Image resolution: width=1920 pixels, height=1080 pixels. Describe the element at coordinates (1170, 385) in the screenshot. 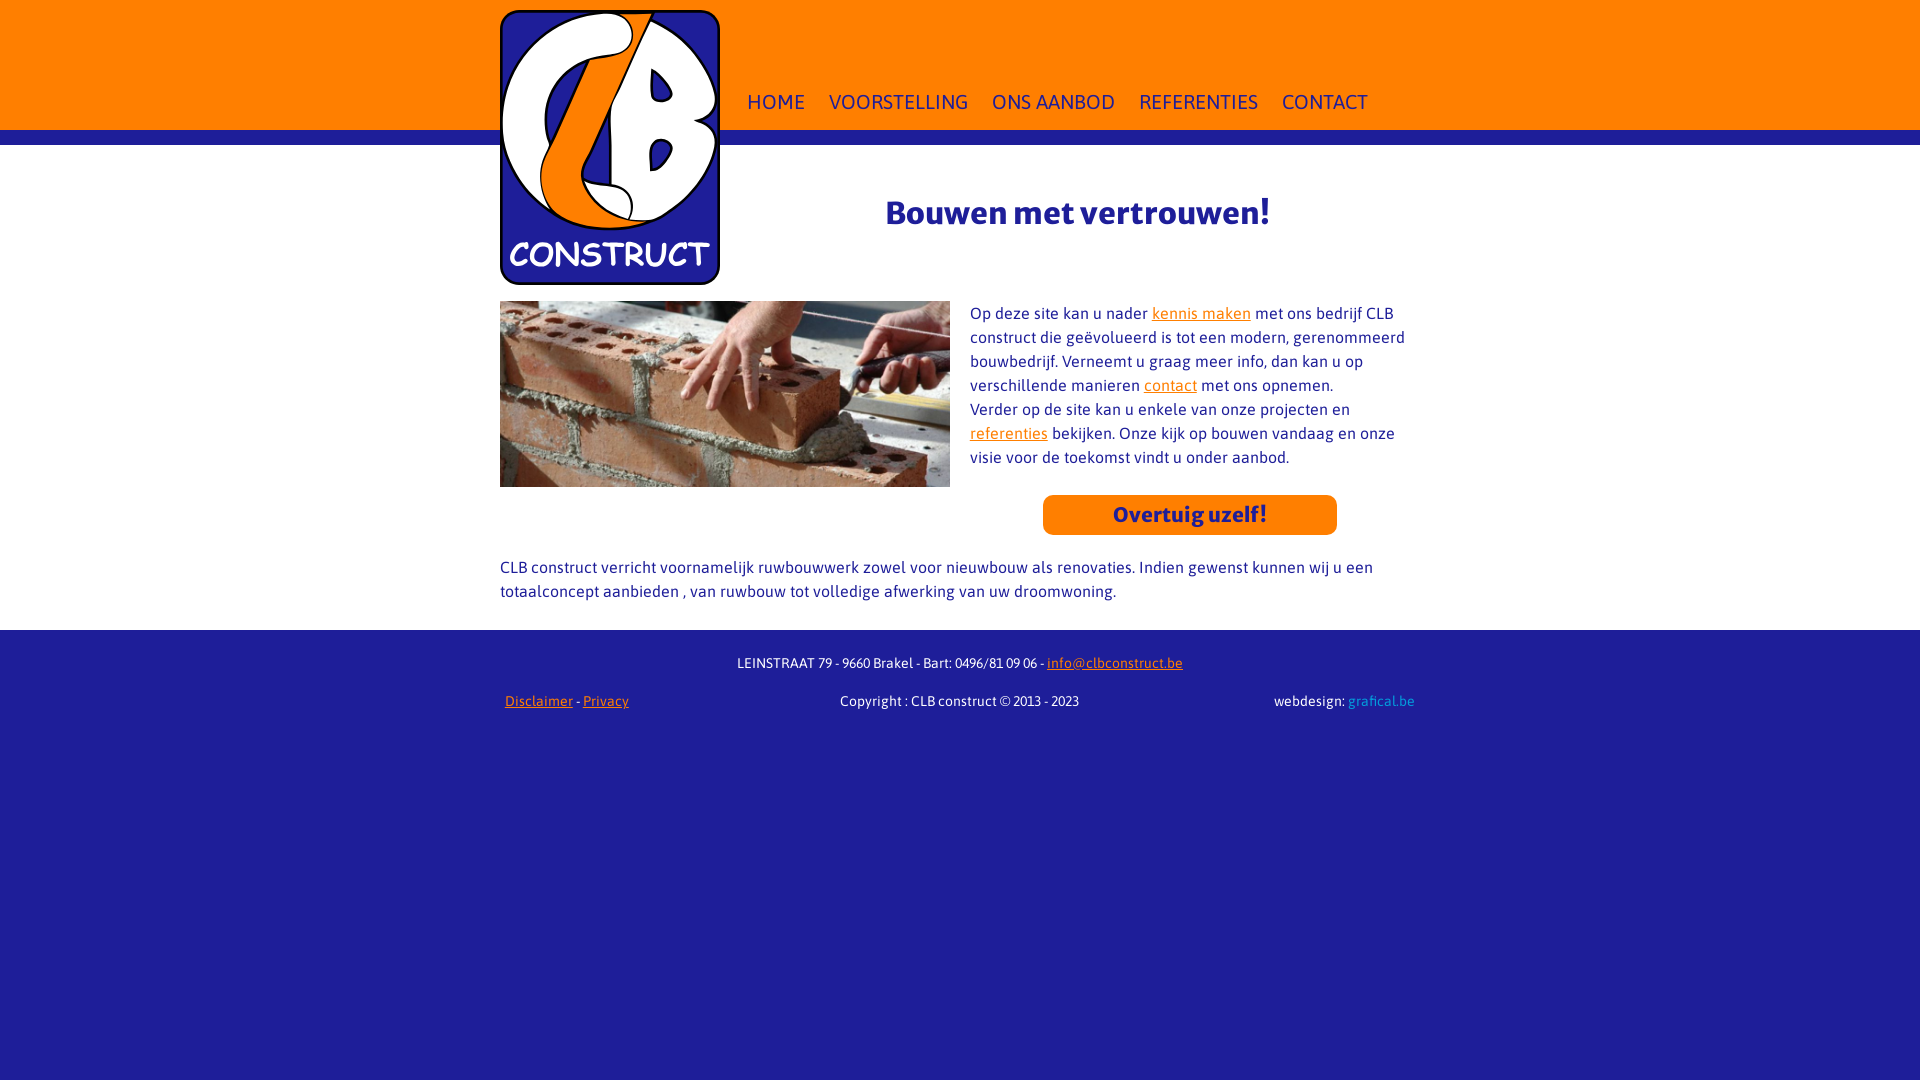

I see `'contact'` at that location.